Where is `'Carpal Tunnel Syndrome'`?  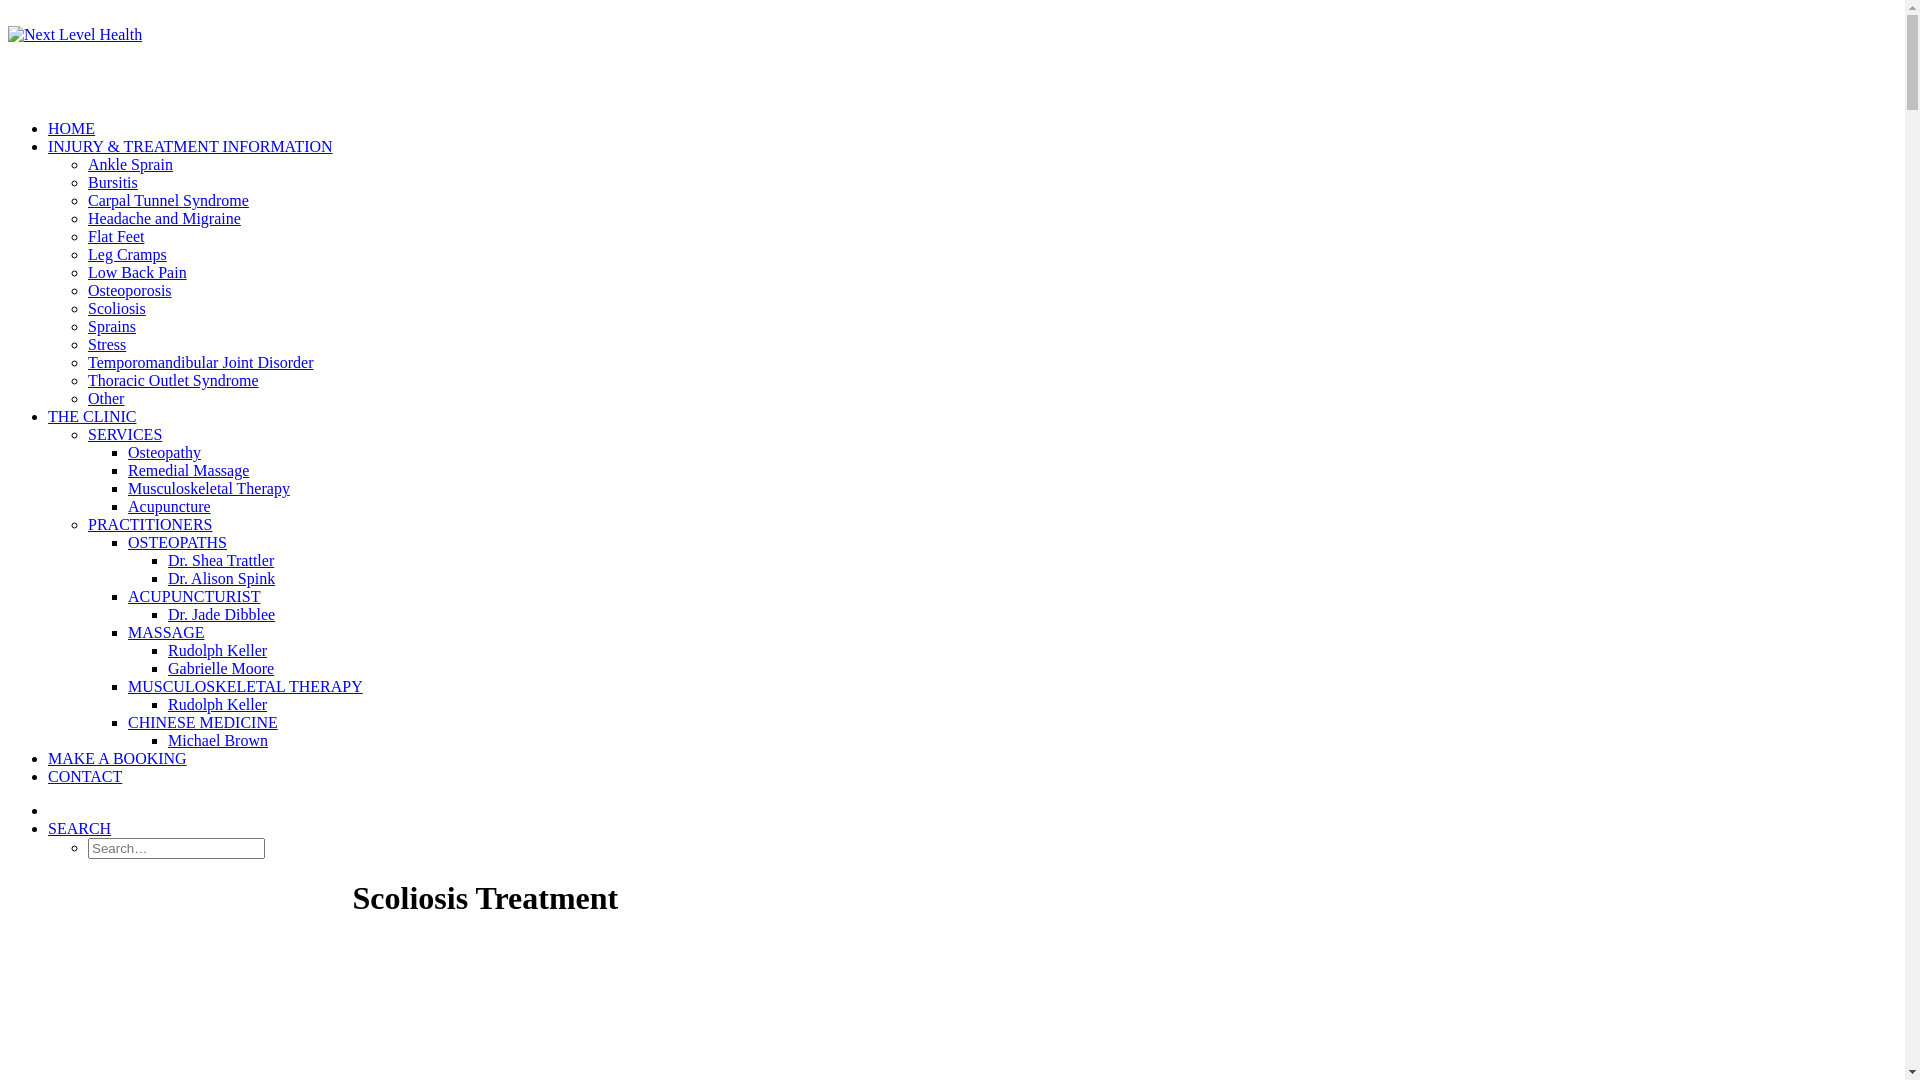 'Carpal Tunnel Syndrome' is located at coordinates (86, 200).